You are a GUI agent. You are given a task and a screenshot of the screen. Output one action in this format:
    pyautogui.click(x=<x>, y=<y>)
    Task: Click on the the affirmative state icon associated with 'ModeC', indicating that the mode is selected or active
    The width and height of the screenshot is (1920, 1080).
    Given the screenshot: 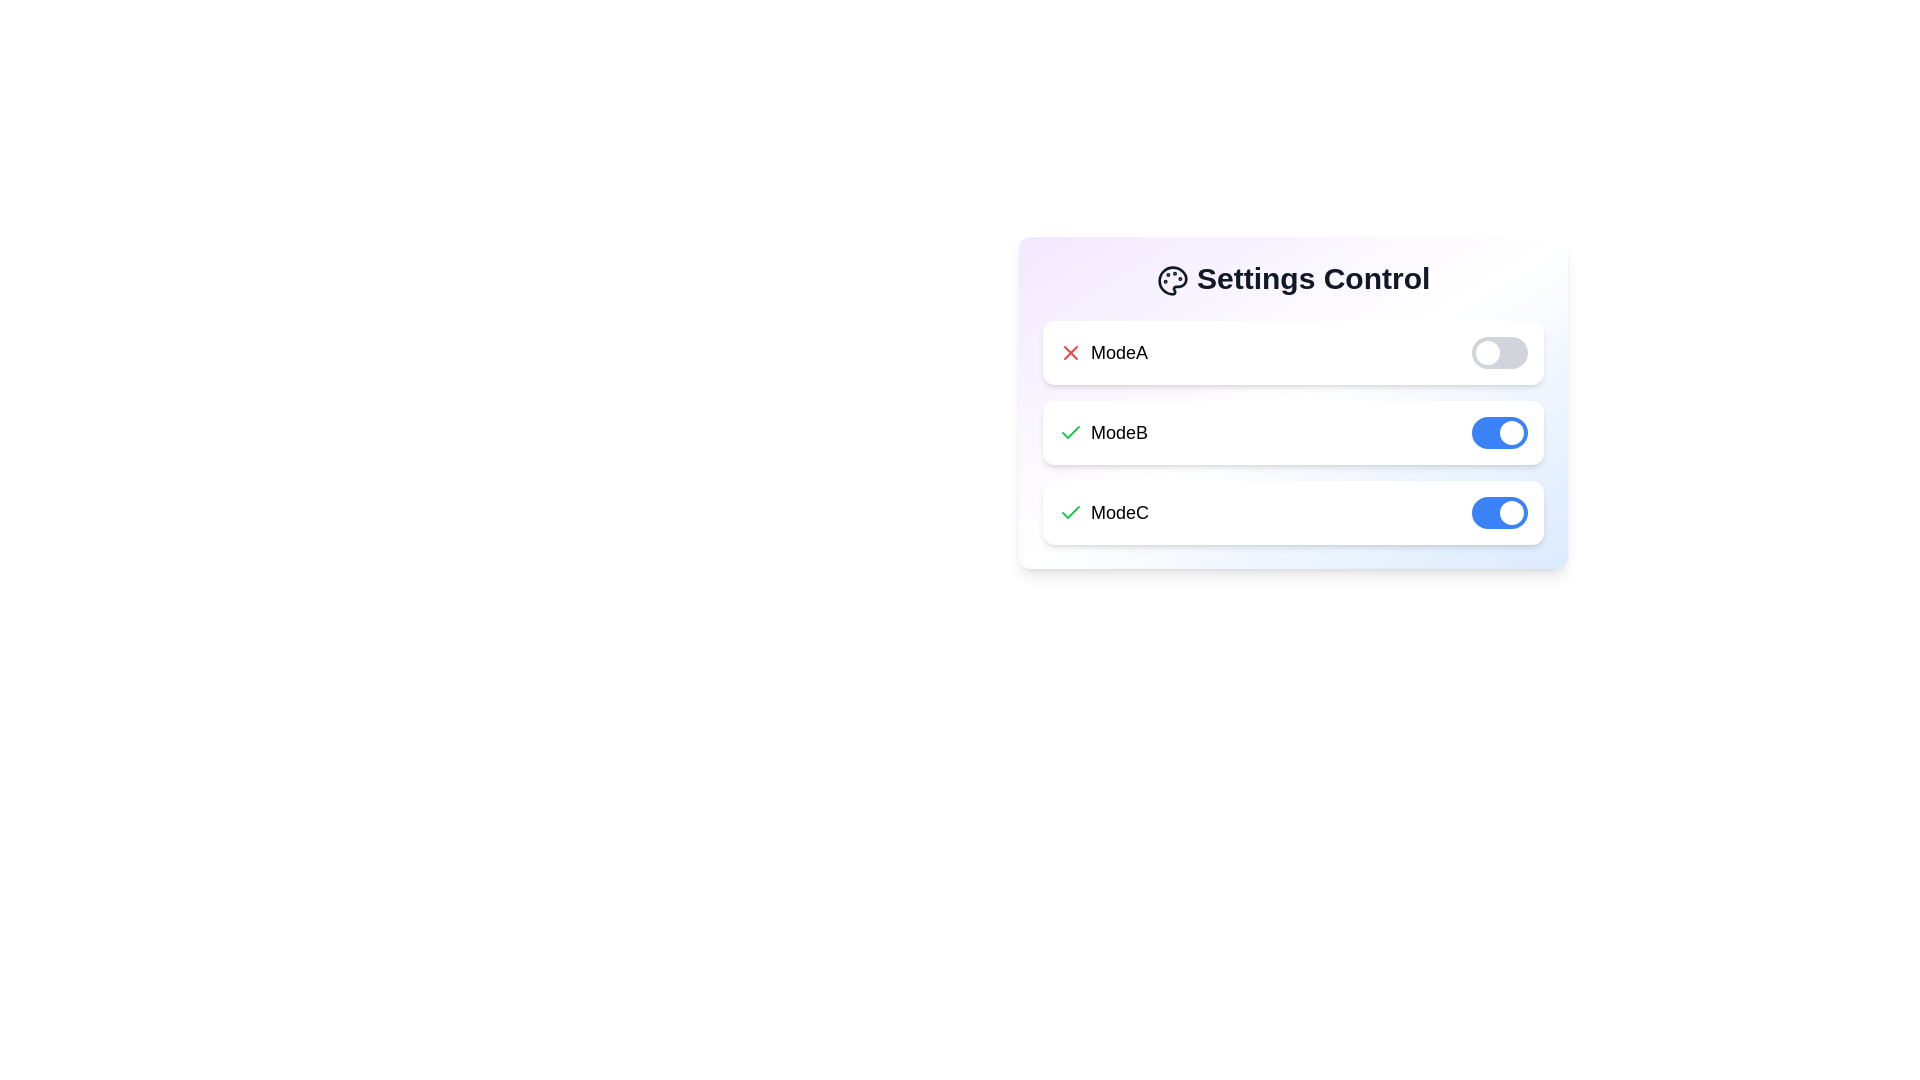 What is the action you would take?
    pyautogui.click(x=1069, y=512)
    